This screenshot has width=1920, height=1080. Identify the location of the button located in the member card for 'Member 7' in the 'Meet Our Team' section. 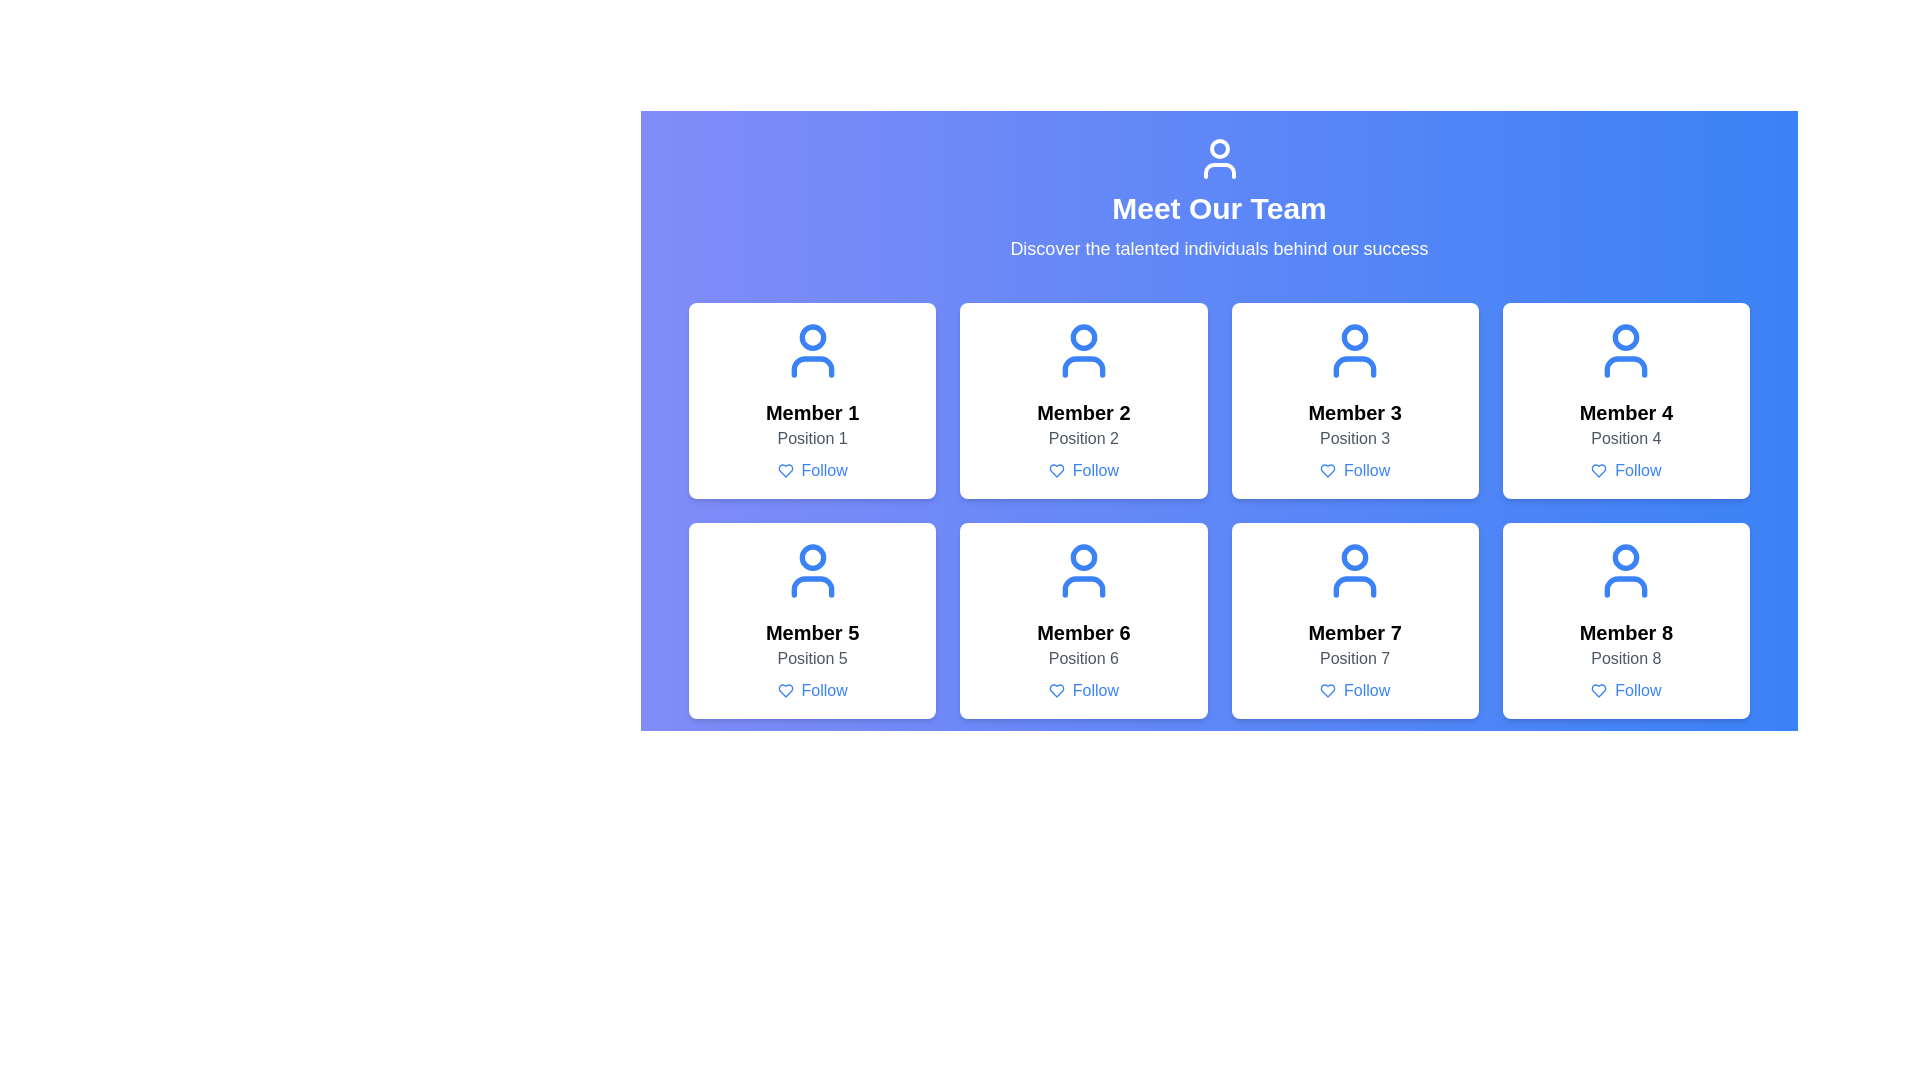
(1366, 689).